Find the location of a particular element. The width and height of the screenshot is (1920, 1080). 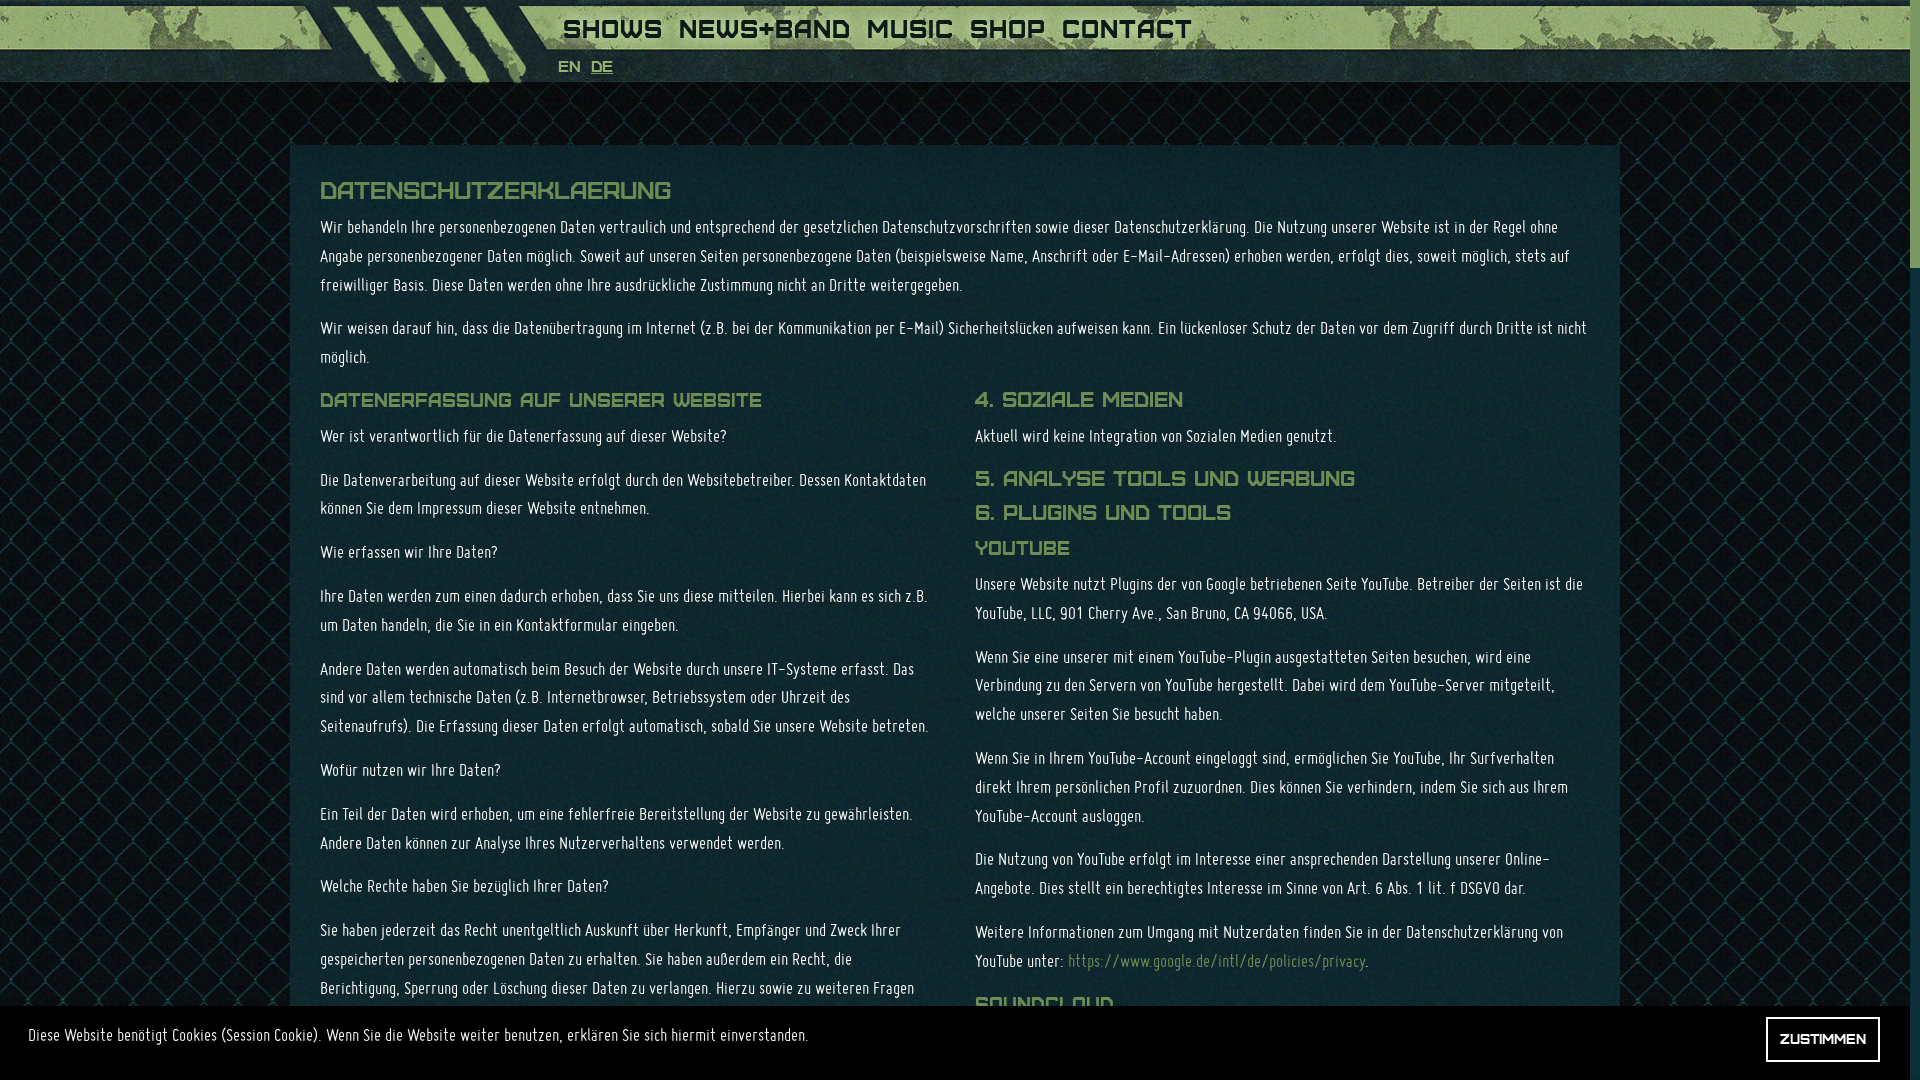

'DE' is located at coordinates (589, 65).